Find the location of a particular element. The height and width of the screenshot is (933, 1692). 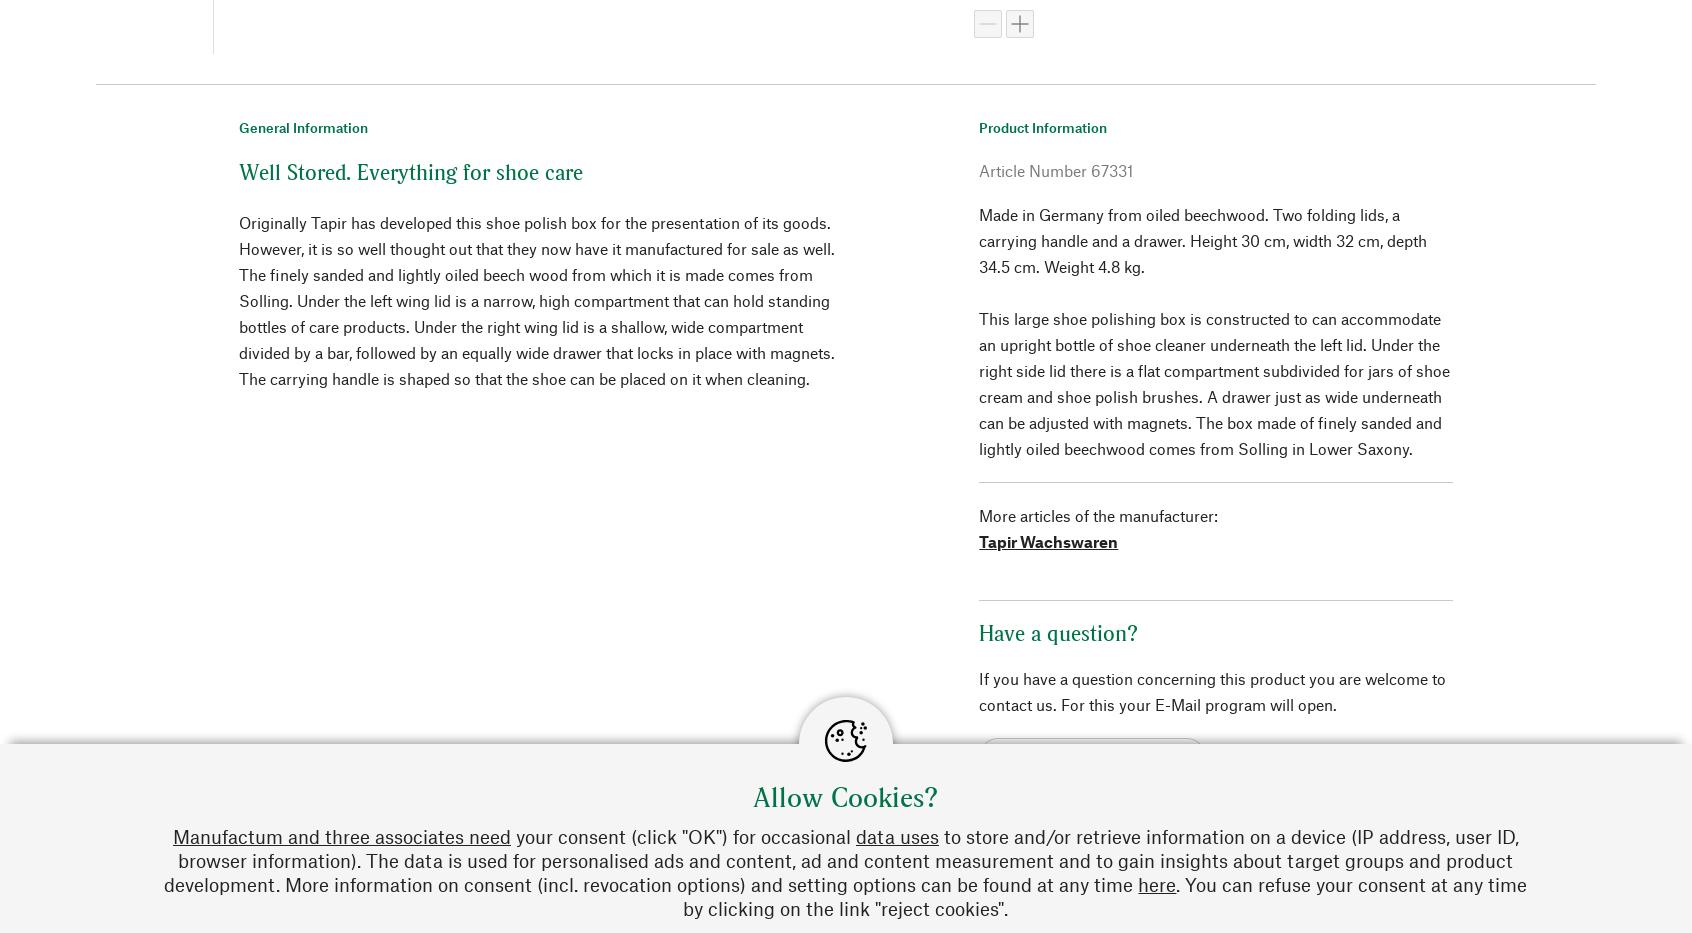

'If you have a question concerning this product you are welcome to contact us. For this your E-Mail program will open.' is located at coordinates (1212, 690).